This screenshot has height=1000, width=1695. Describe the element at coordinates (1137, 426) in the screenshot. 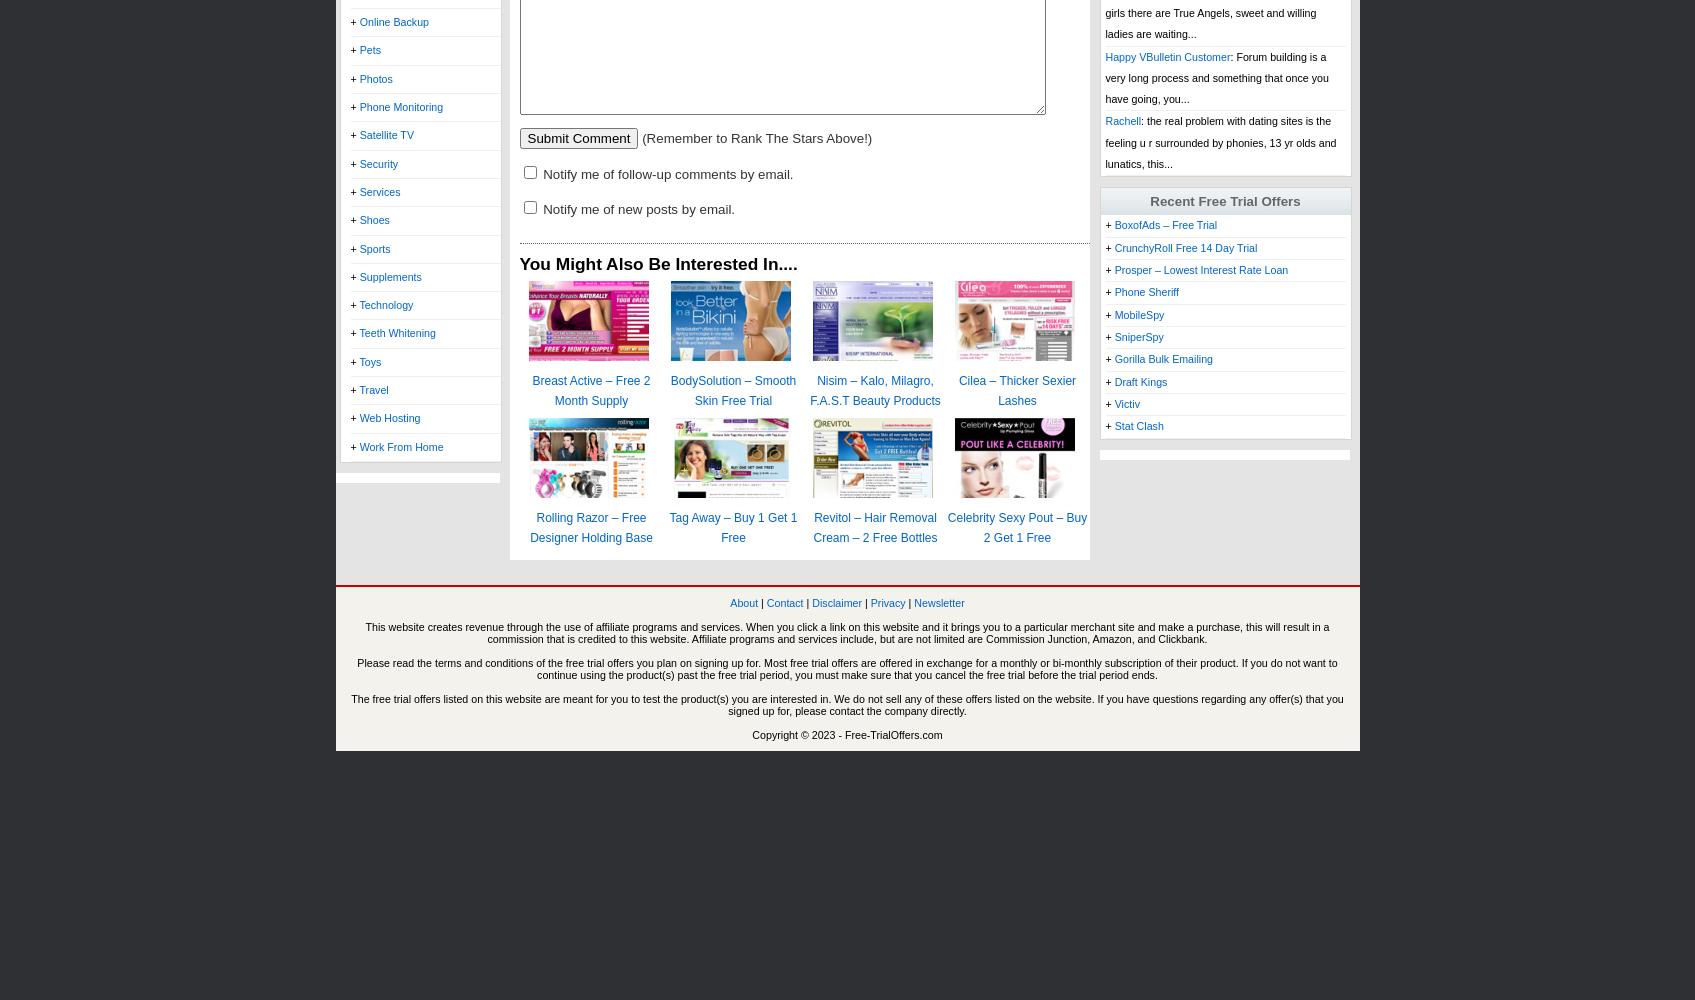

I see `'Stat Clash'` at that location.